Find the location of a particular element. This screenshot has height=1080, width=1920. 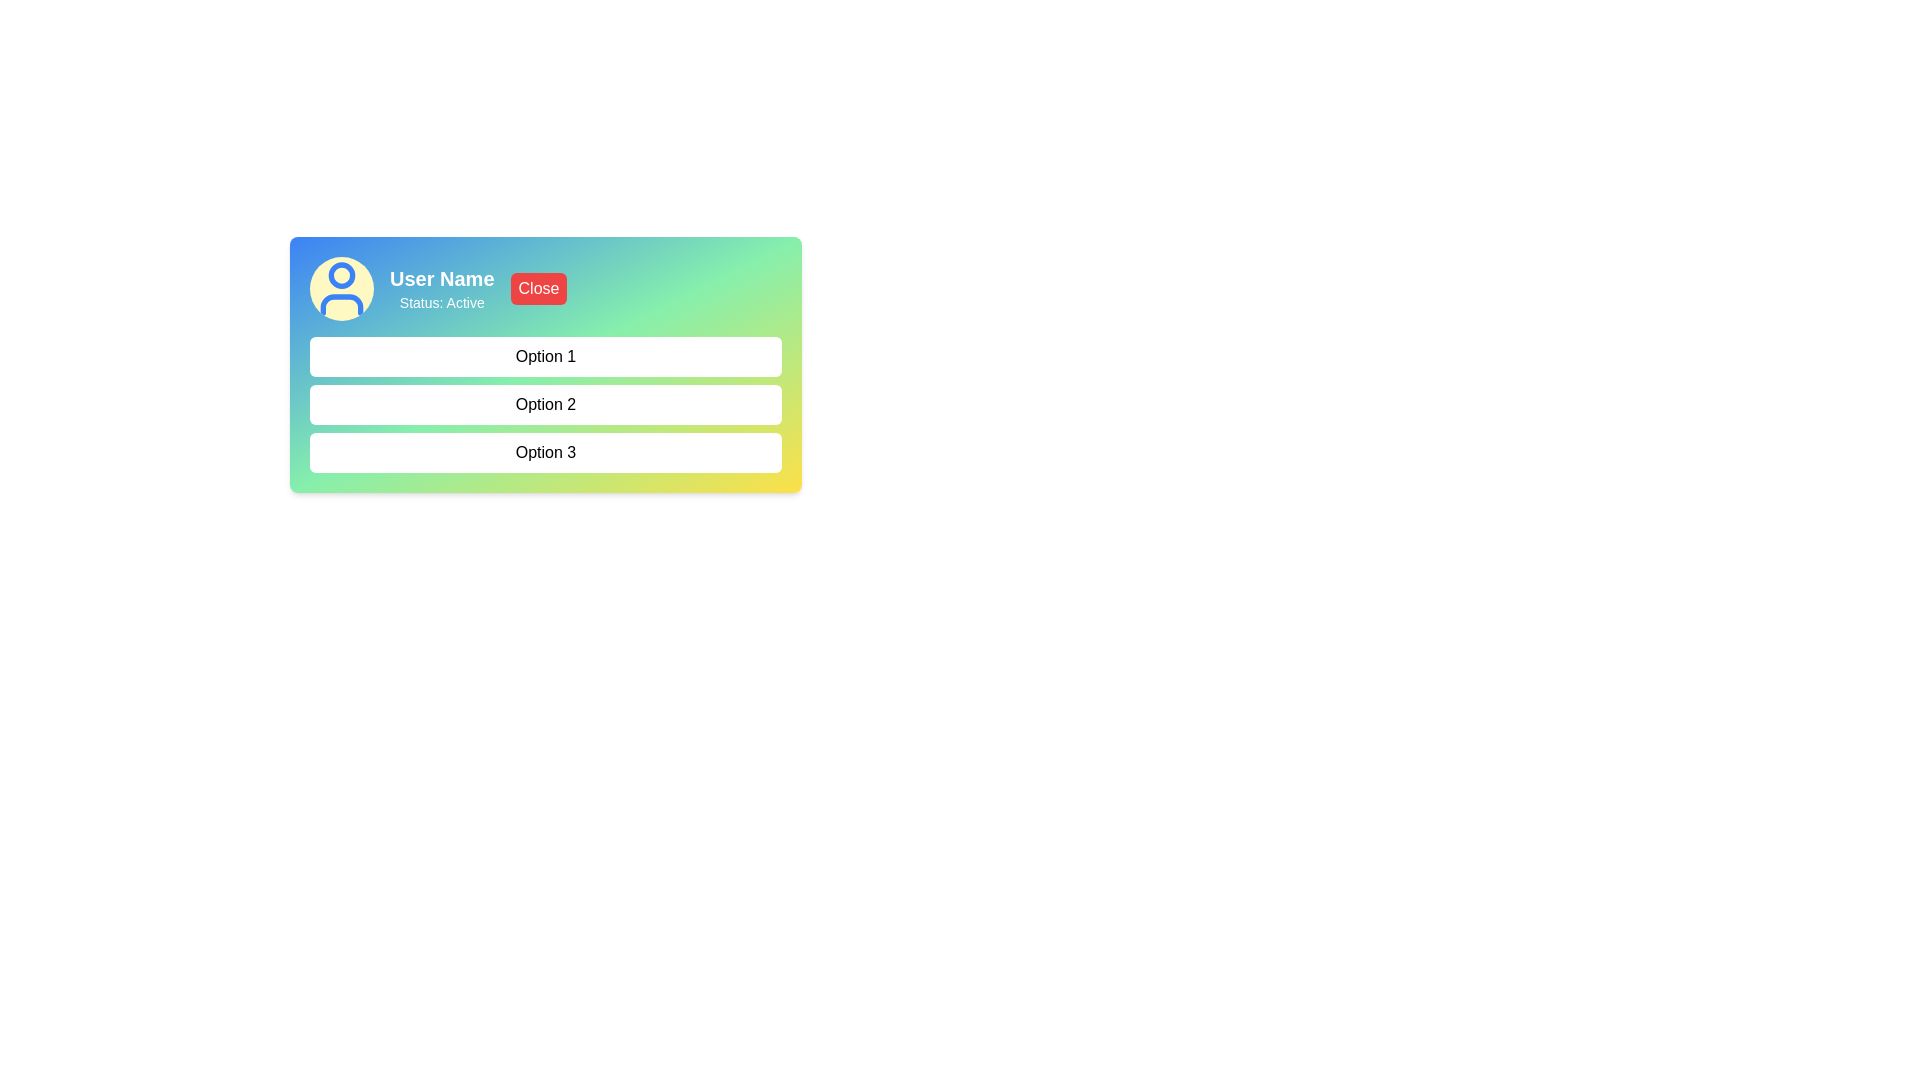

the second button in the vertically-stacked group of three options is located at coordinates (546, 405).